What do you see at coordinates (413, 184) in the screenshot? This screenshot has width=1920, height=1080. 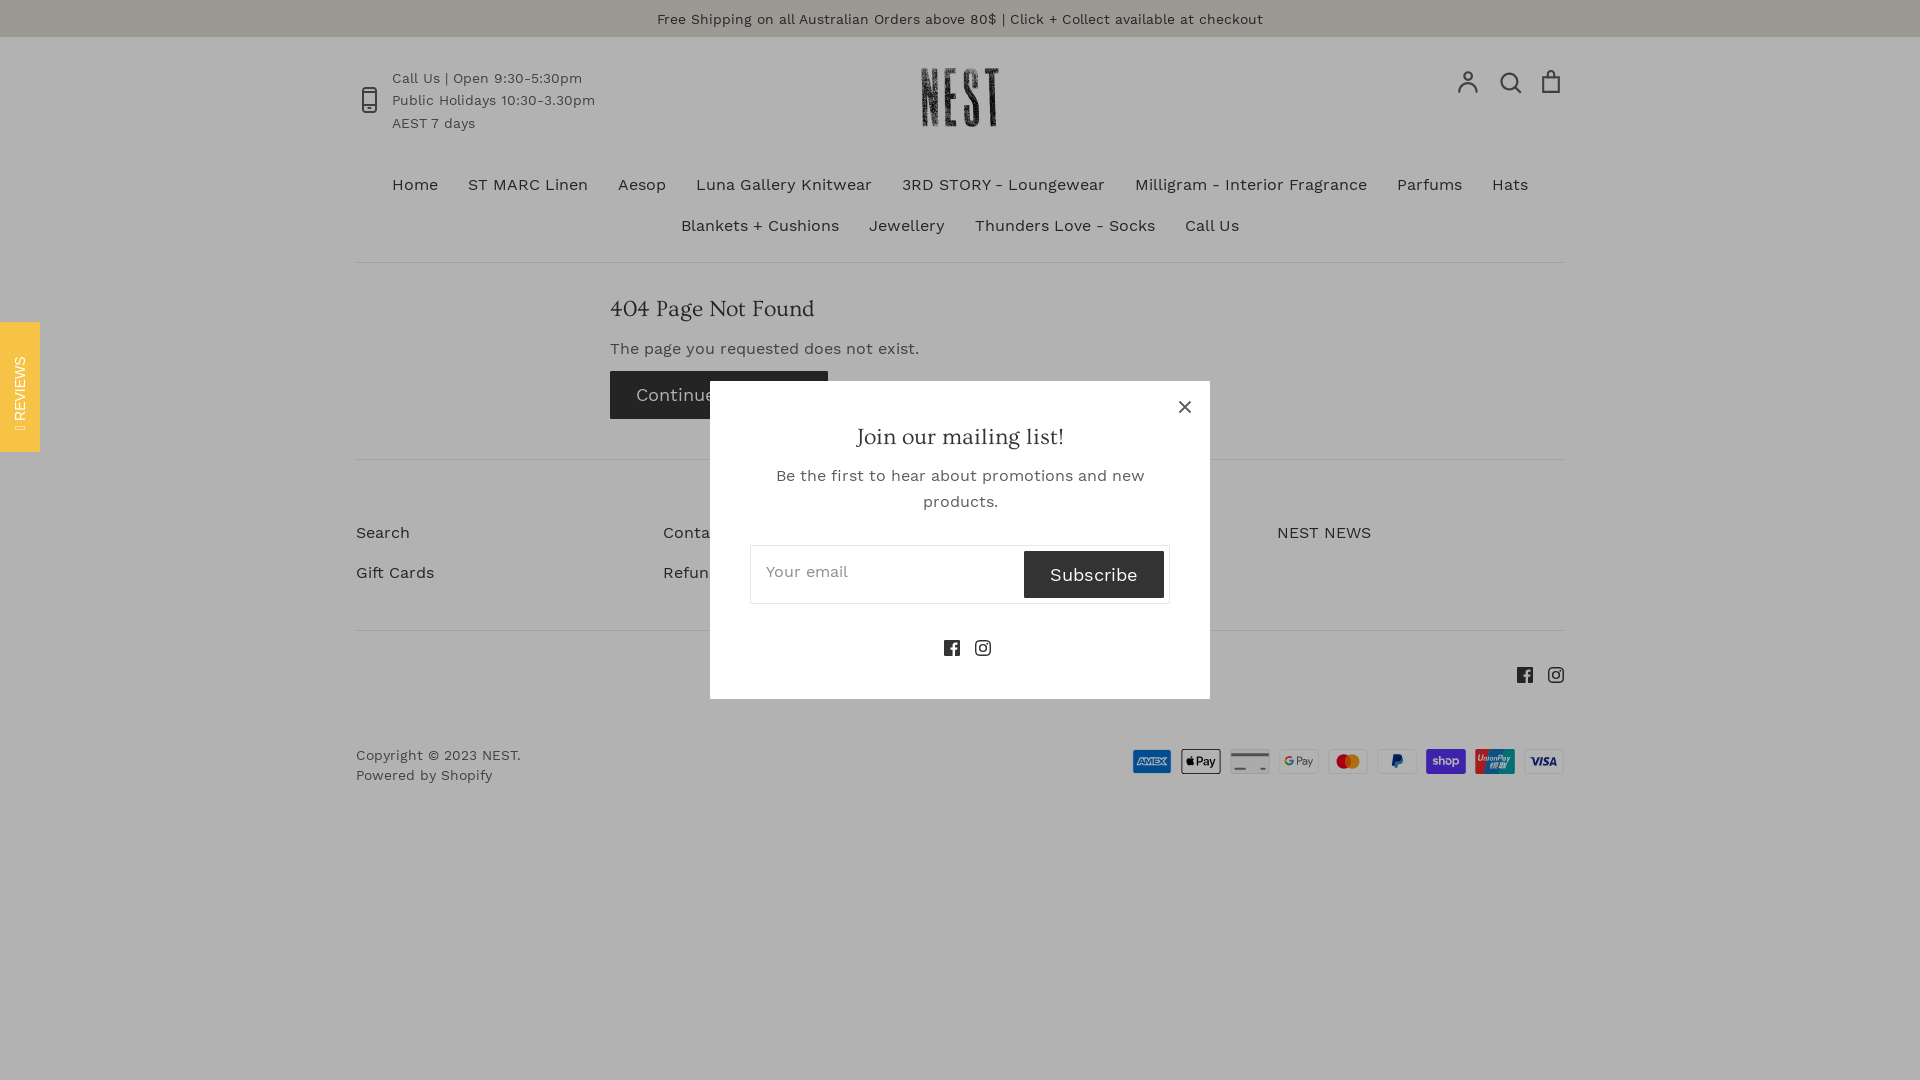 I see `'Home'` at bounding box center [413, 184].